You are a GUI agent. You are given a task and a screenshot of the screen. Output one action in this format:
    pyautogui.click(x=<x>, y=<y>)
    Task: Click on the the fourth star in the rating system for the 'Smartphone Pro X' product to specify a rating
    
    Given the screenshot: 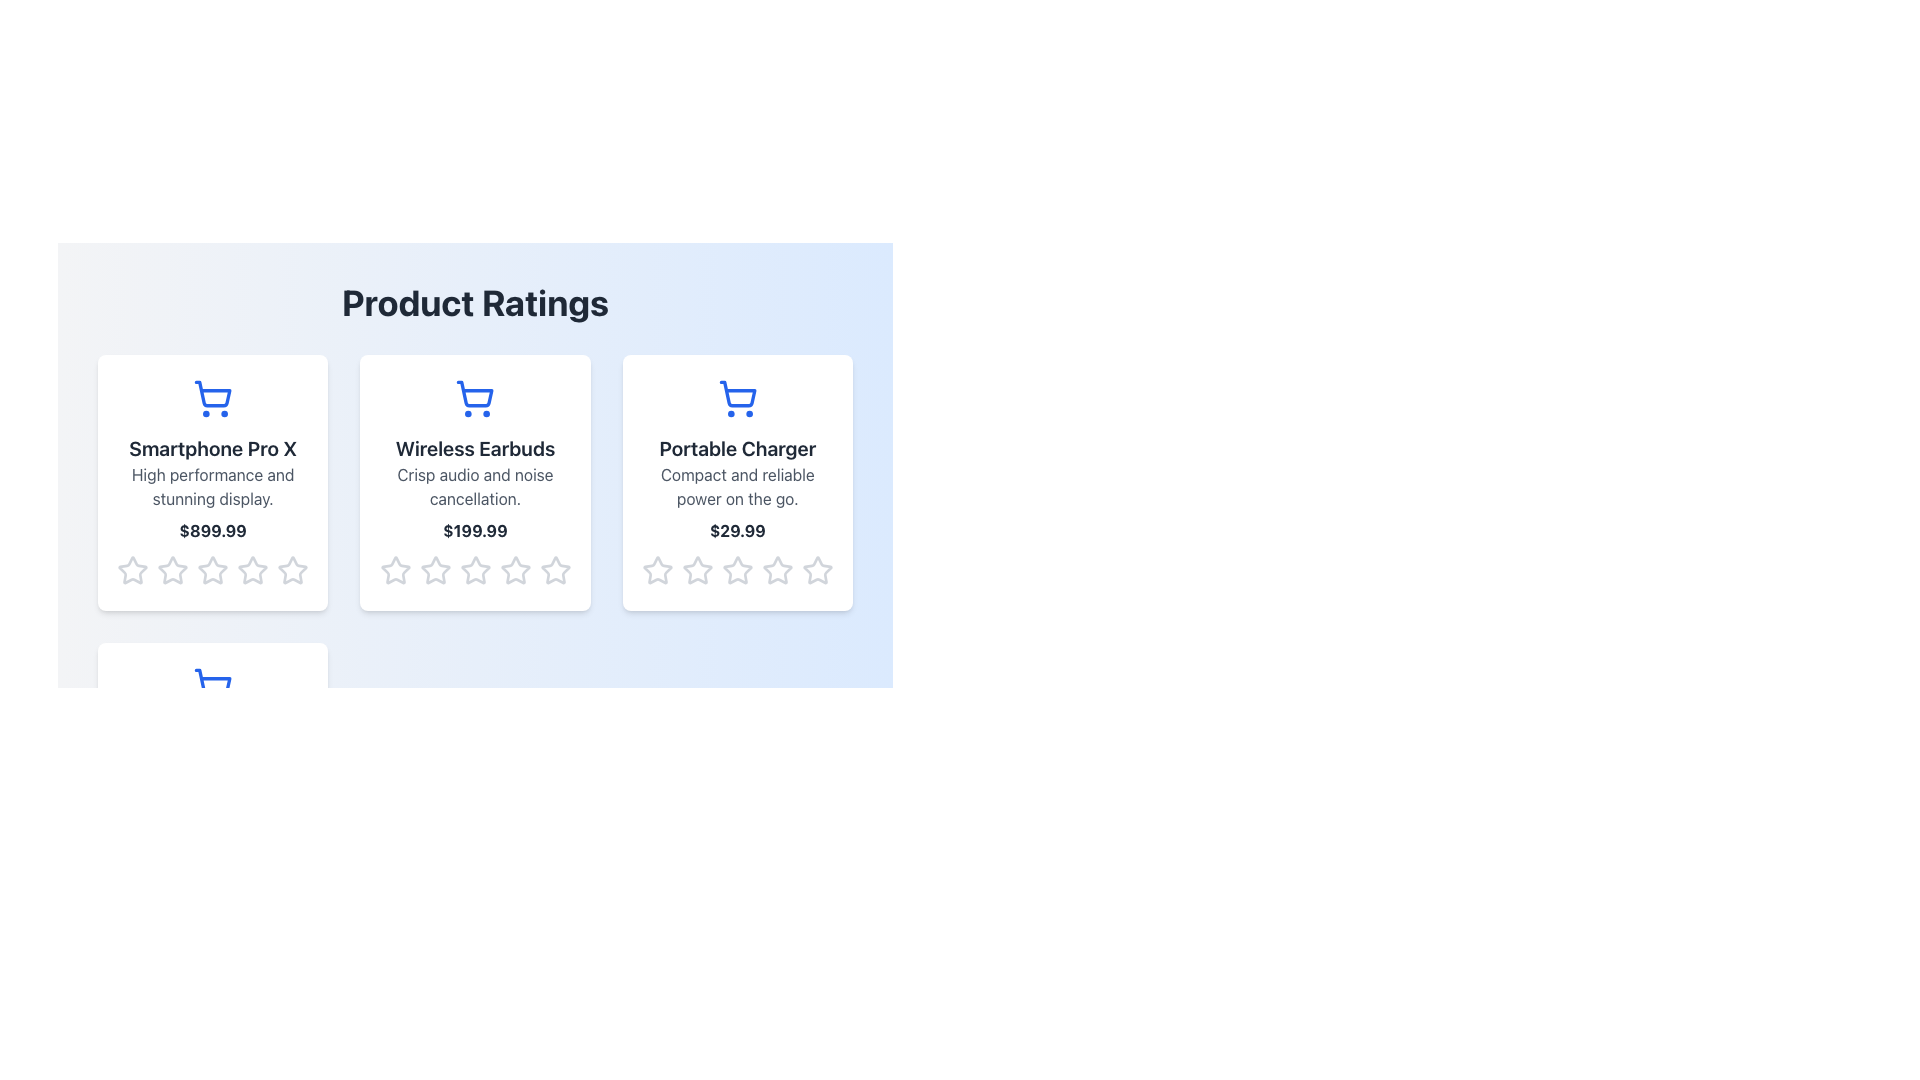 What is the action you would take?
    pyautogui.click(x=292, y=570)
    